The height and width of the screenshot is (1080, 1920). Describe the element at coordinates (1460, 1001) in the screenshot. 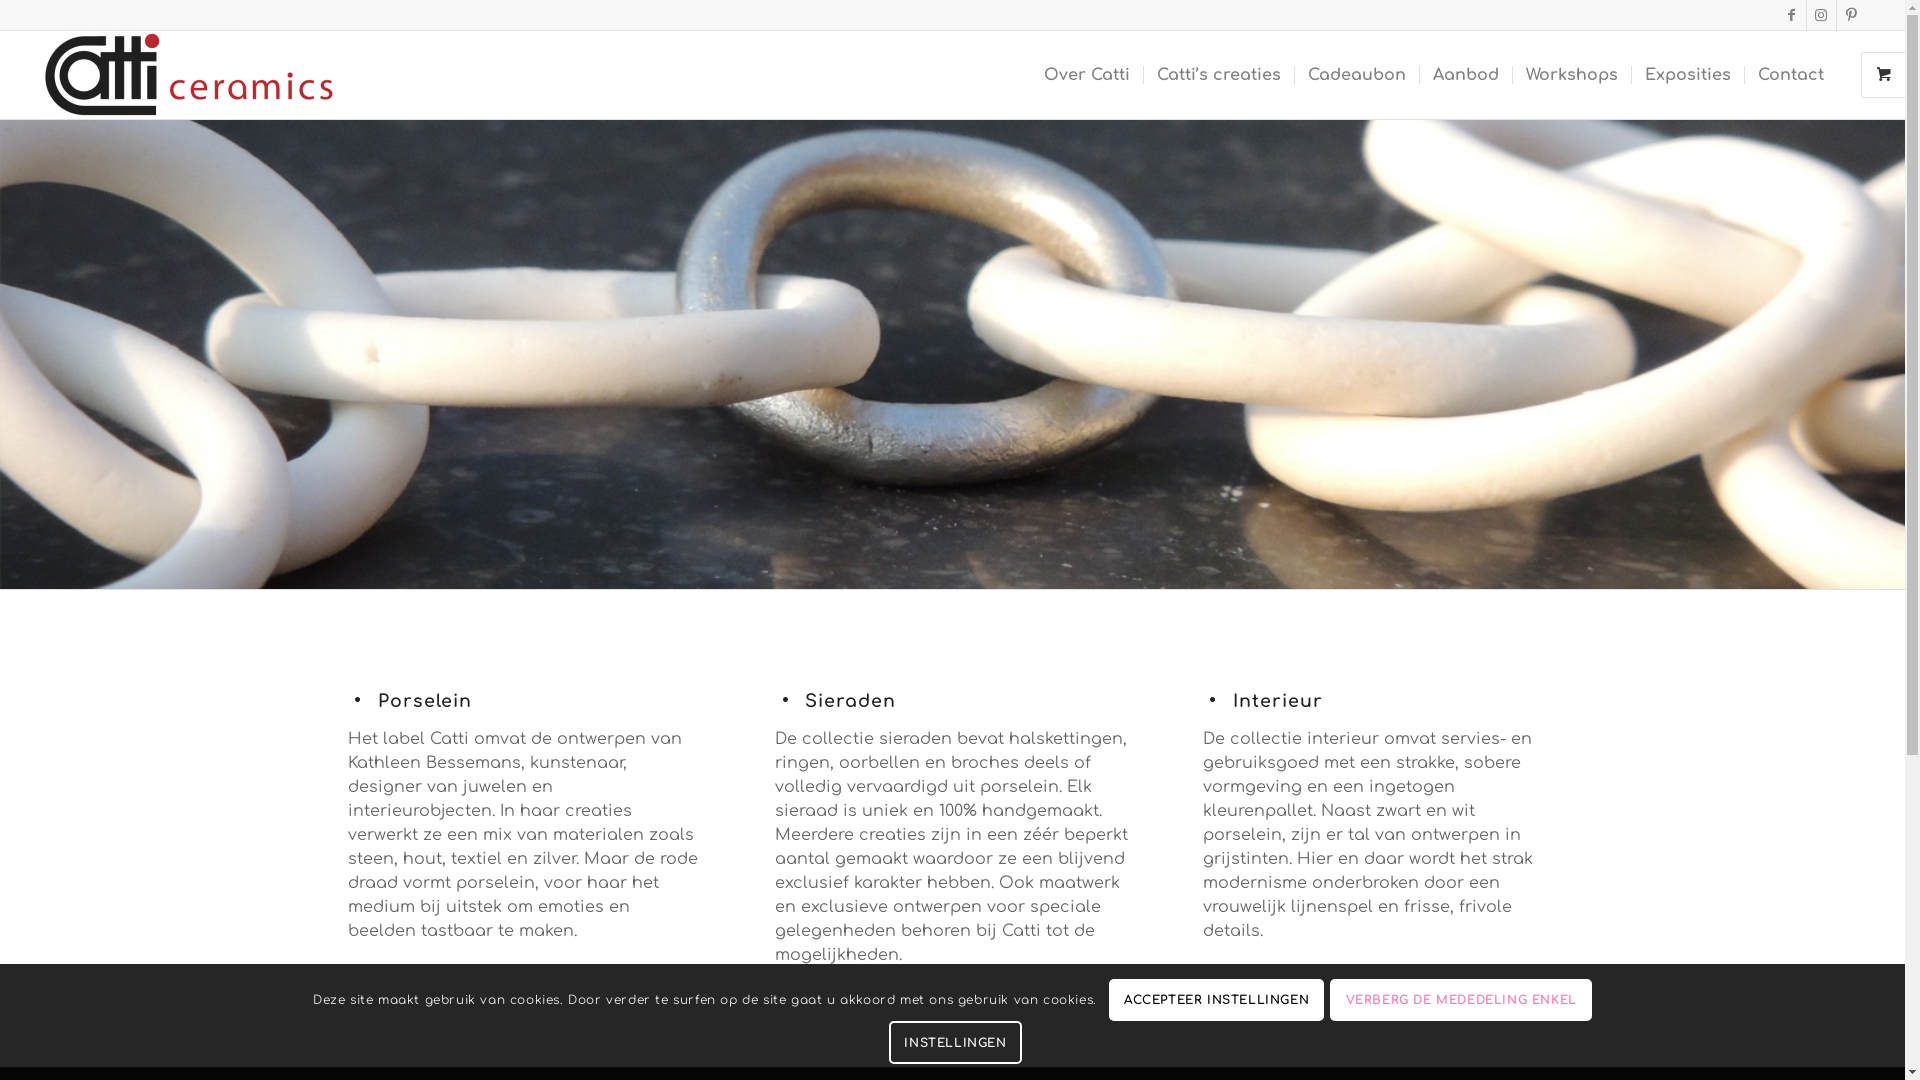

I see `'VERBERG DE MEDEDELING ENKEL'` at that location.